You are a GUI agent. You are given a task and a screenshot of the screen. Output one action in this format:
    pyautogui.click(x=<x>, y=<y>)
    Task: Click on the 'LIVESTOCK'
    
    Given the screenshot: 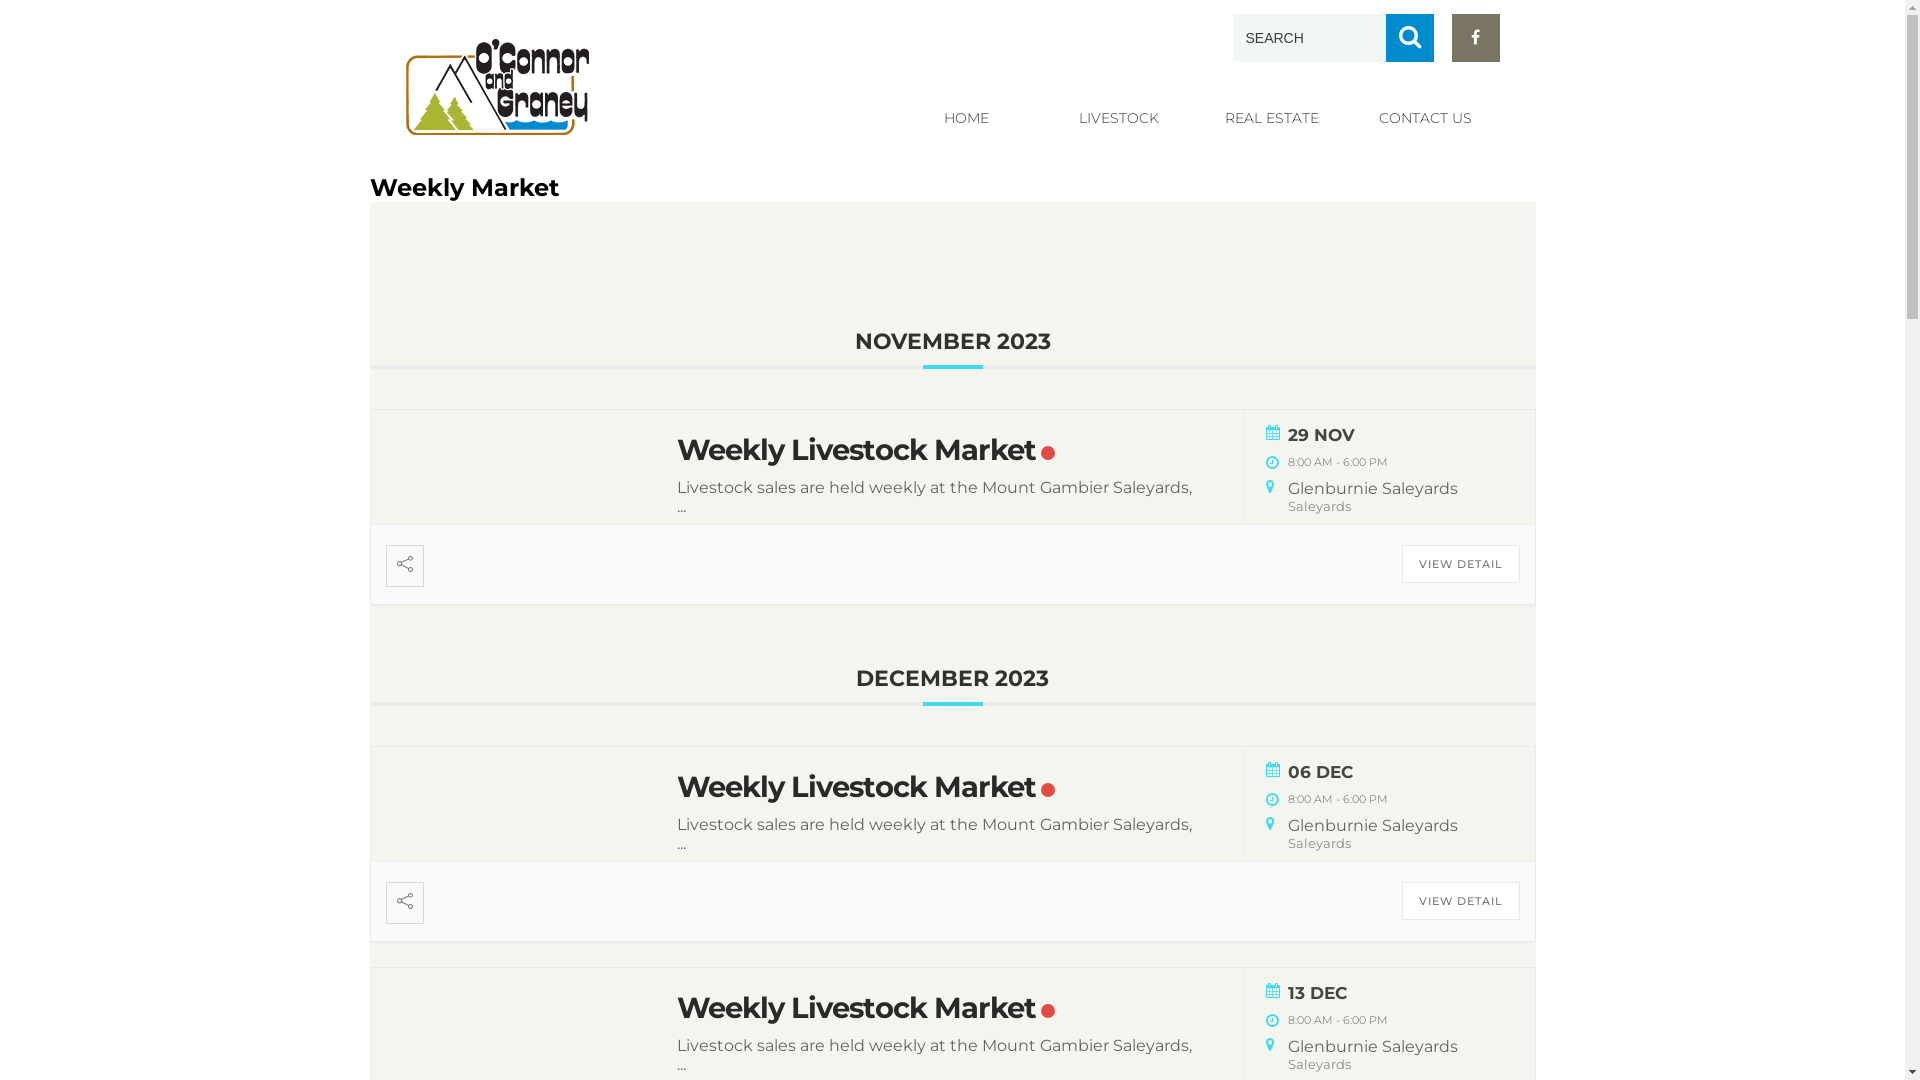 What is the action you would take?
    pyautogui.click(x=1117, y=118)
    